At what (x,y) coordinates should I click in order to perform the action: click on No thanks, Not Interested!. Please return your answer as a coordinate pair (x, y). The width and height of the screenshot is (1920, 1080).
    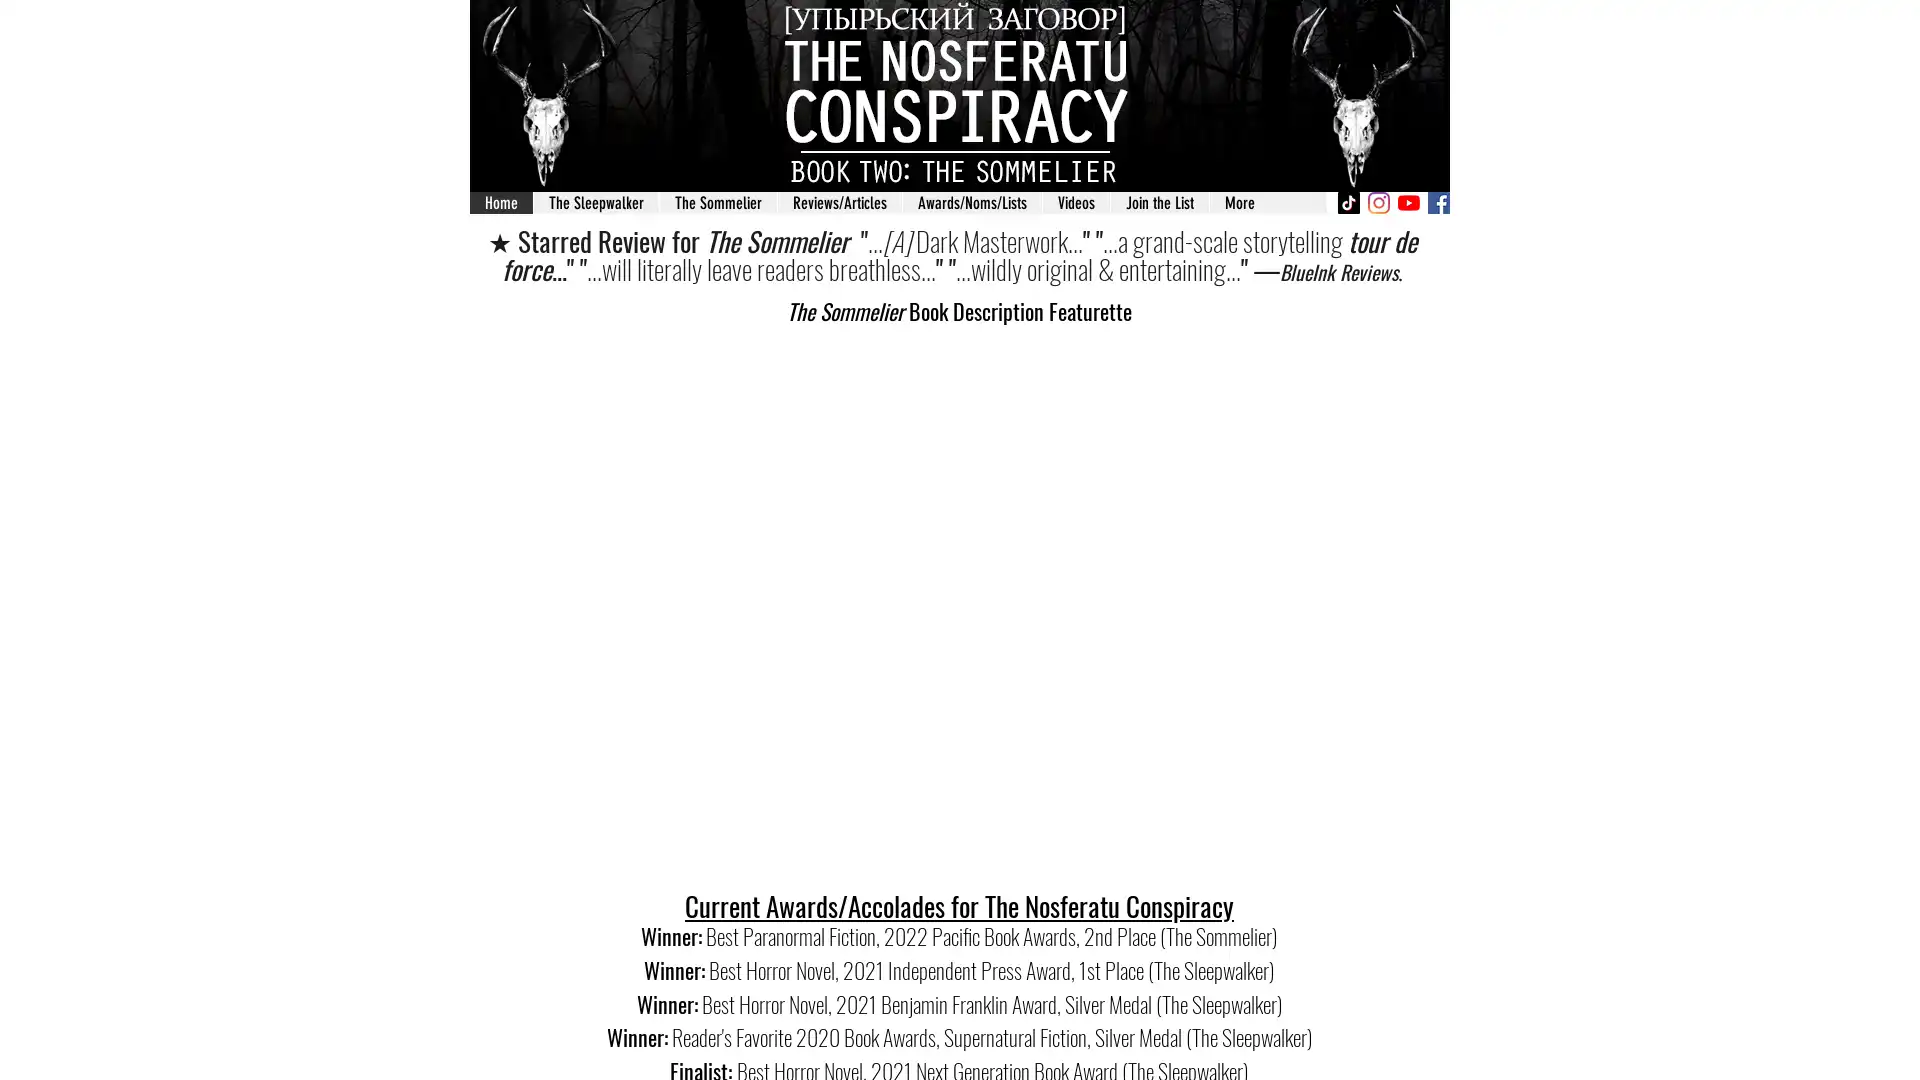
    Looking at the image, I should click on (958, 725).